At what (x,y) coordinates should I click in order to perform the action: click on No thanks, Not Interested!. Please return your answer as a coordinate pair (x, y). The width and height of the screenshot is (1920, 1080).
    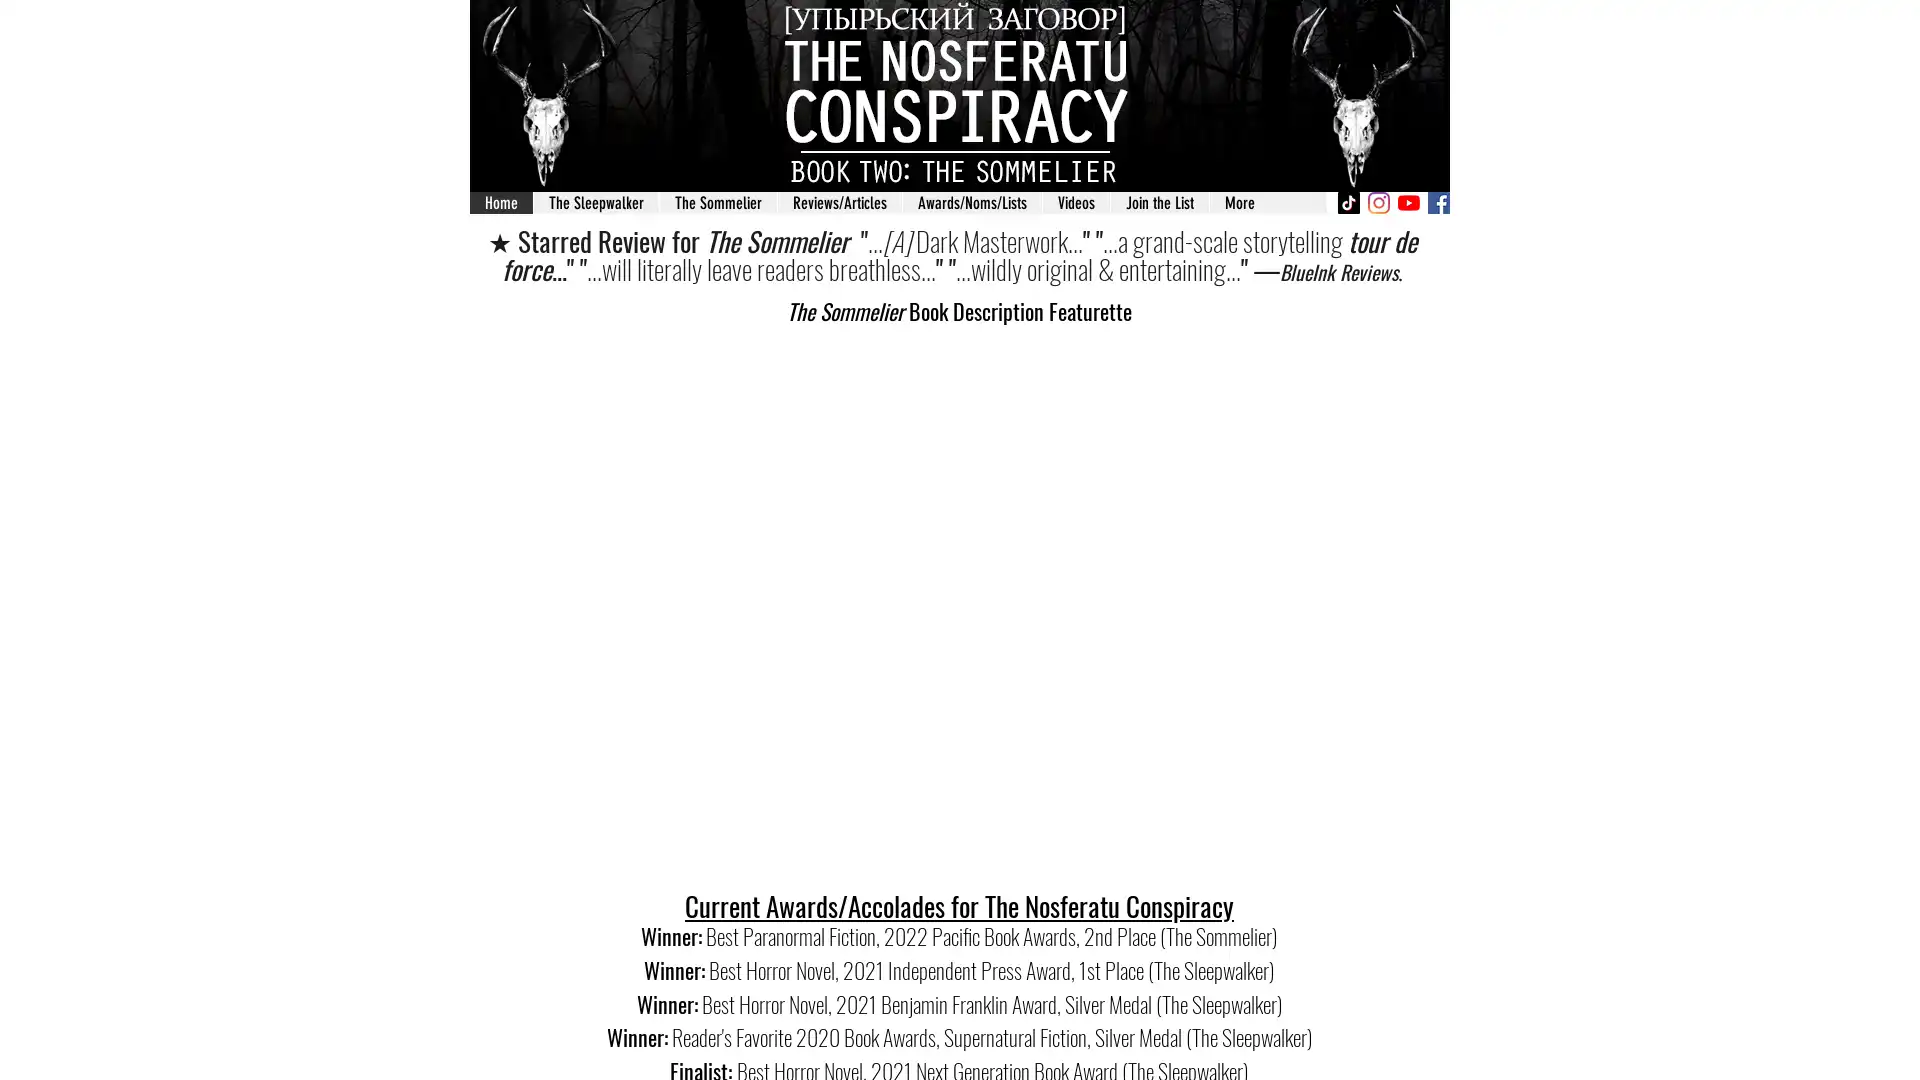
    Looking at the image, I should click on (958, 725).